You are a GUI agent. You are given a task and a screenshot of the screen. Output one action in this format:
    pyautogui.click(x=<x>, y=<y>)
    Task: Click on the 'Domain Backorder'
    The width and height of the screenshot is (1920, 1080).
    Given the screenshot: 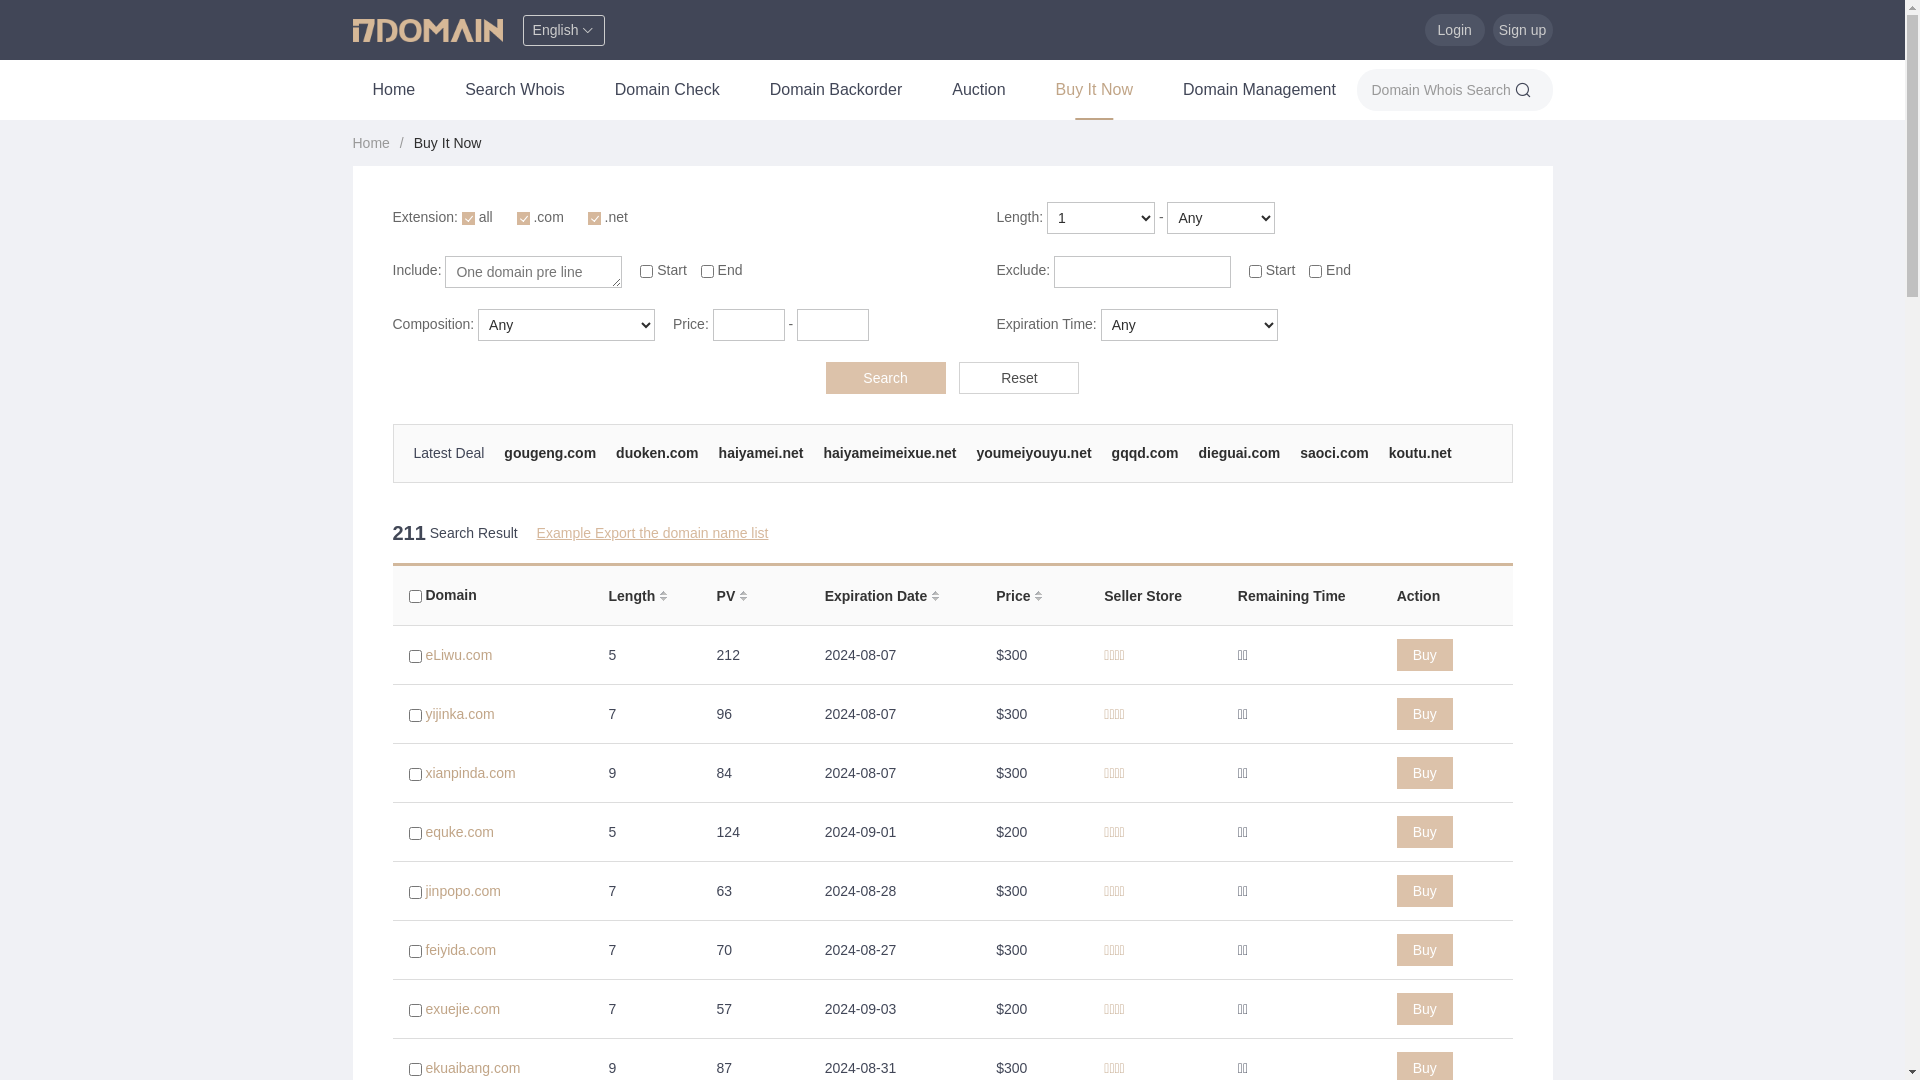 What is the action you would take?
    pyautogui.click(x=836, y=88)
    